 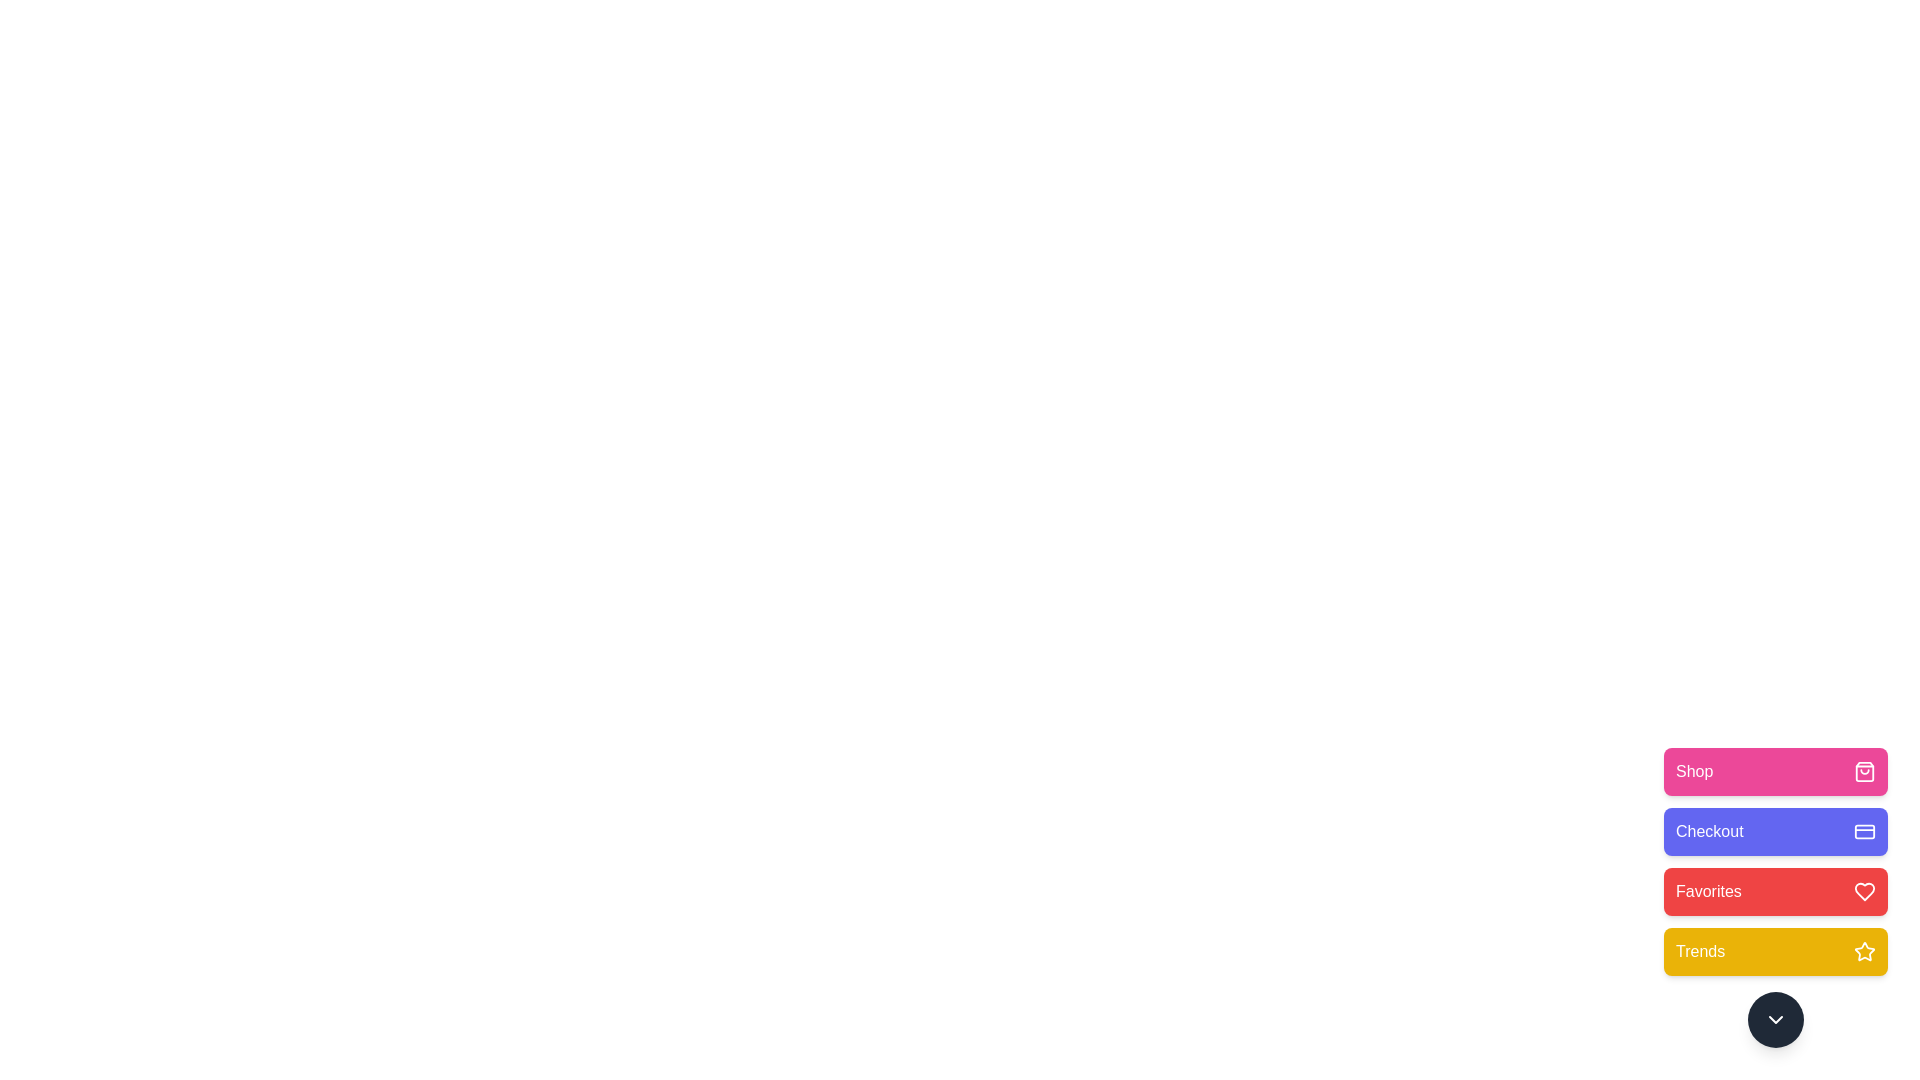 I want to click on the menu option Favorites by clicking the corresponding button, so click(x=1776, y=890).